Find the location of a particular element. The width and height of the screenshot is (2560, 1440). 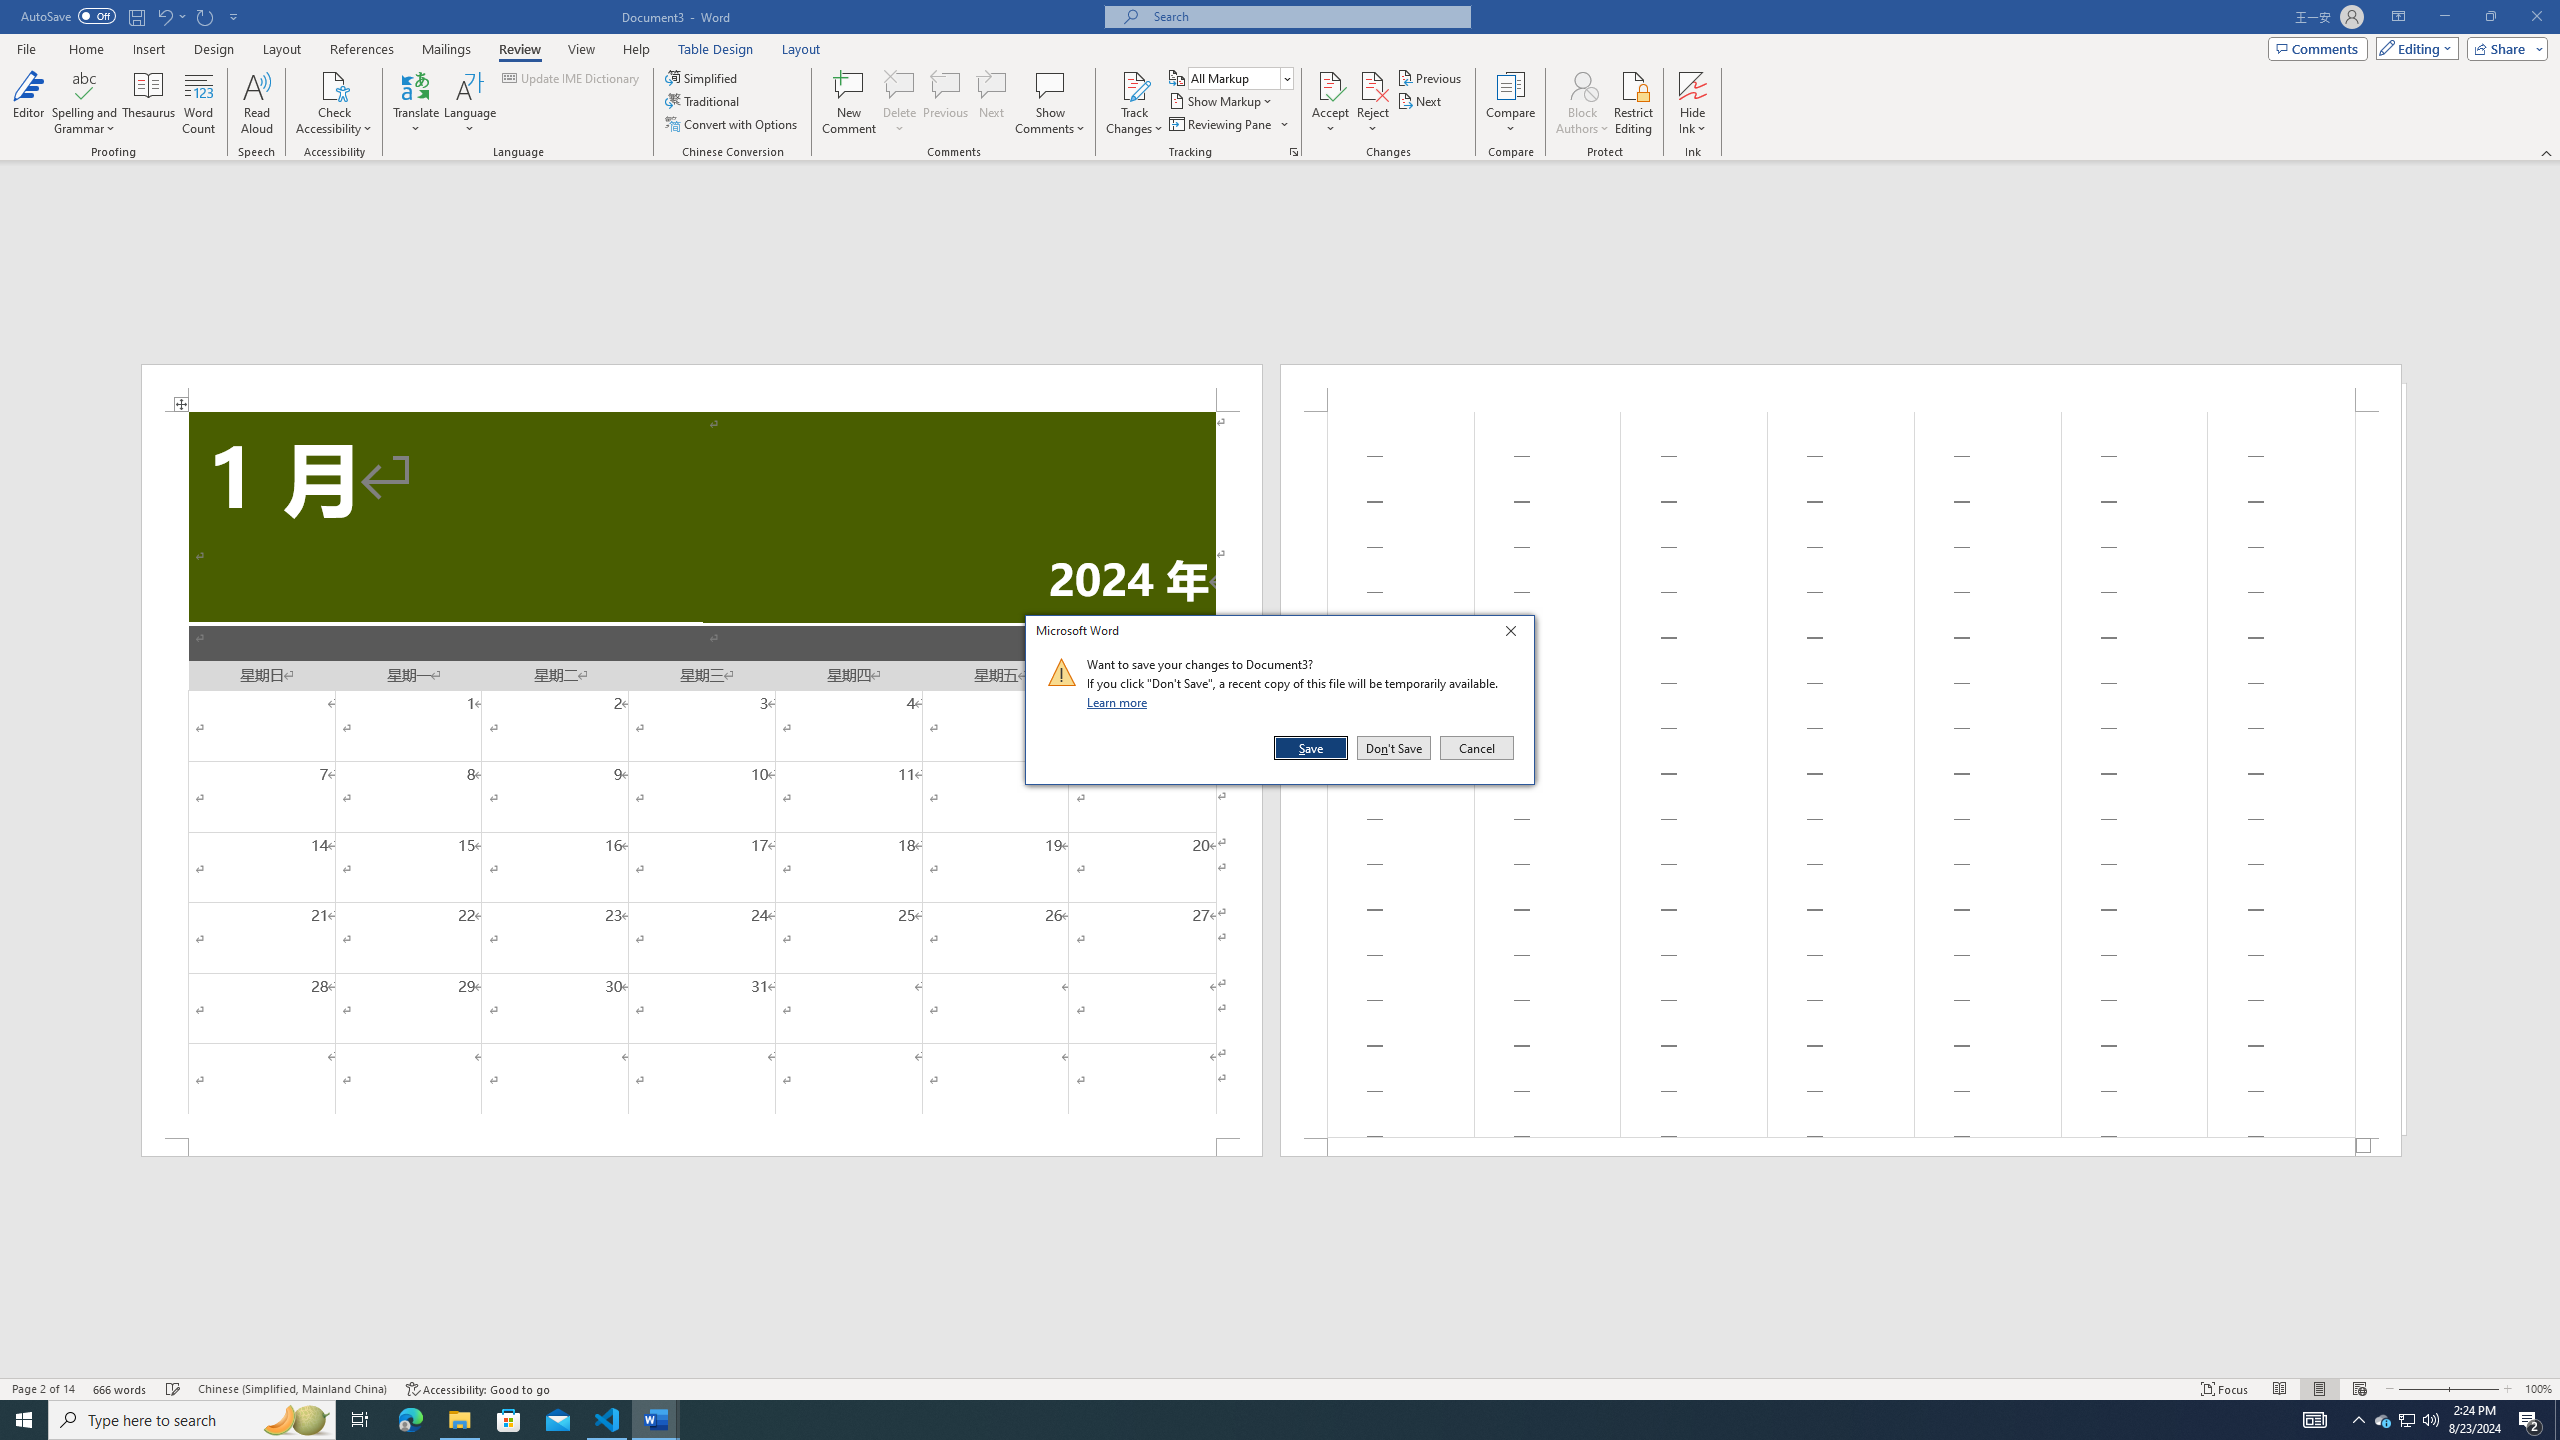

'Display for Review' is located at coordinates (1239, 77).